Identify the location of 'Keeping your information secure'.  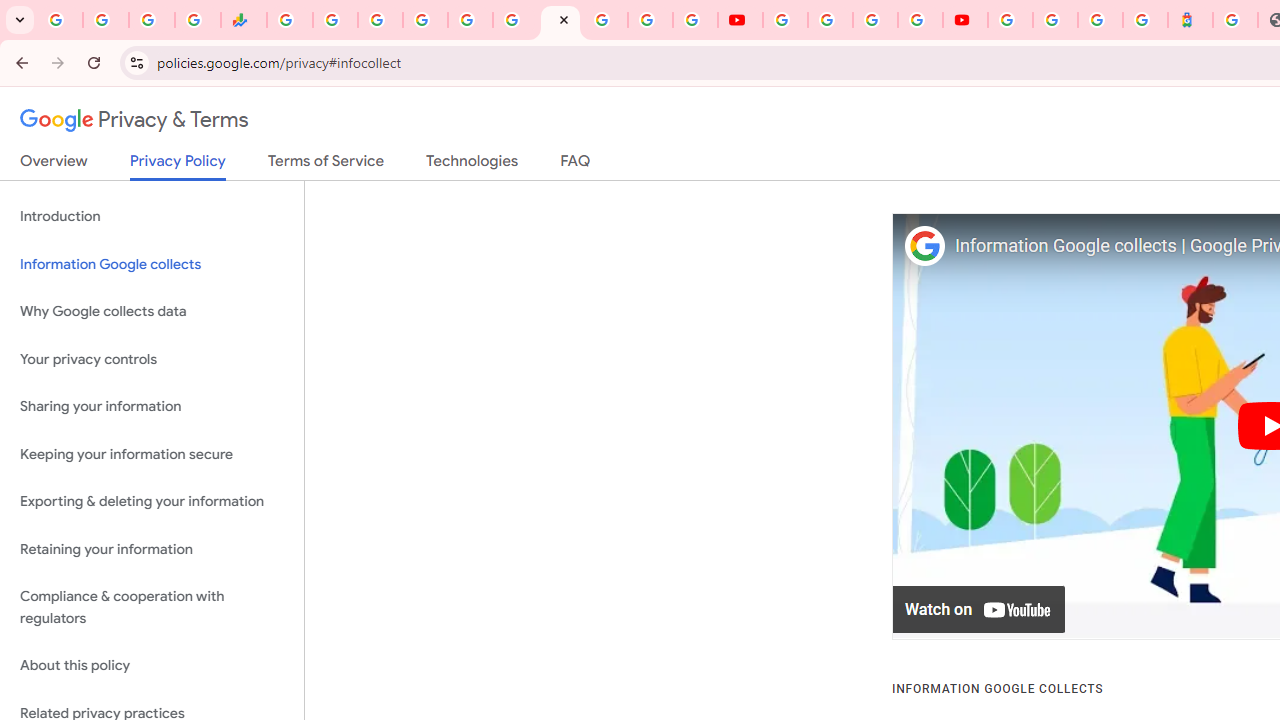
(151, 454).